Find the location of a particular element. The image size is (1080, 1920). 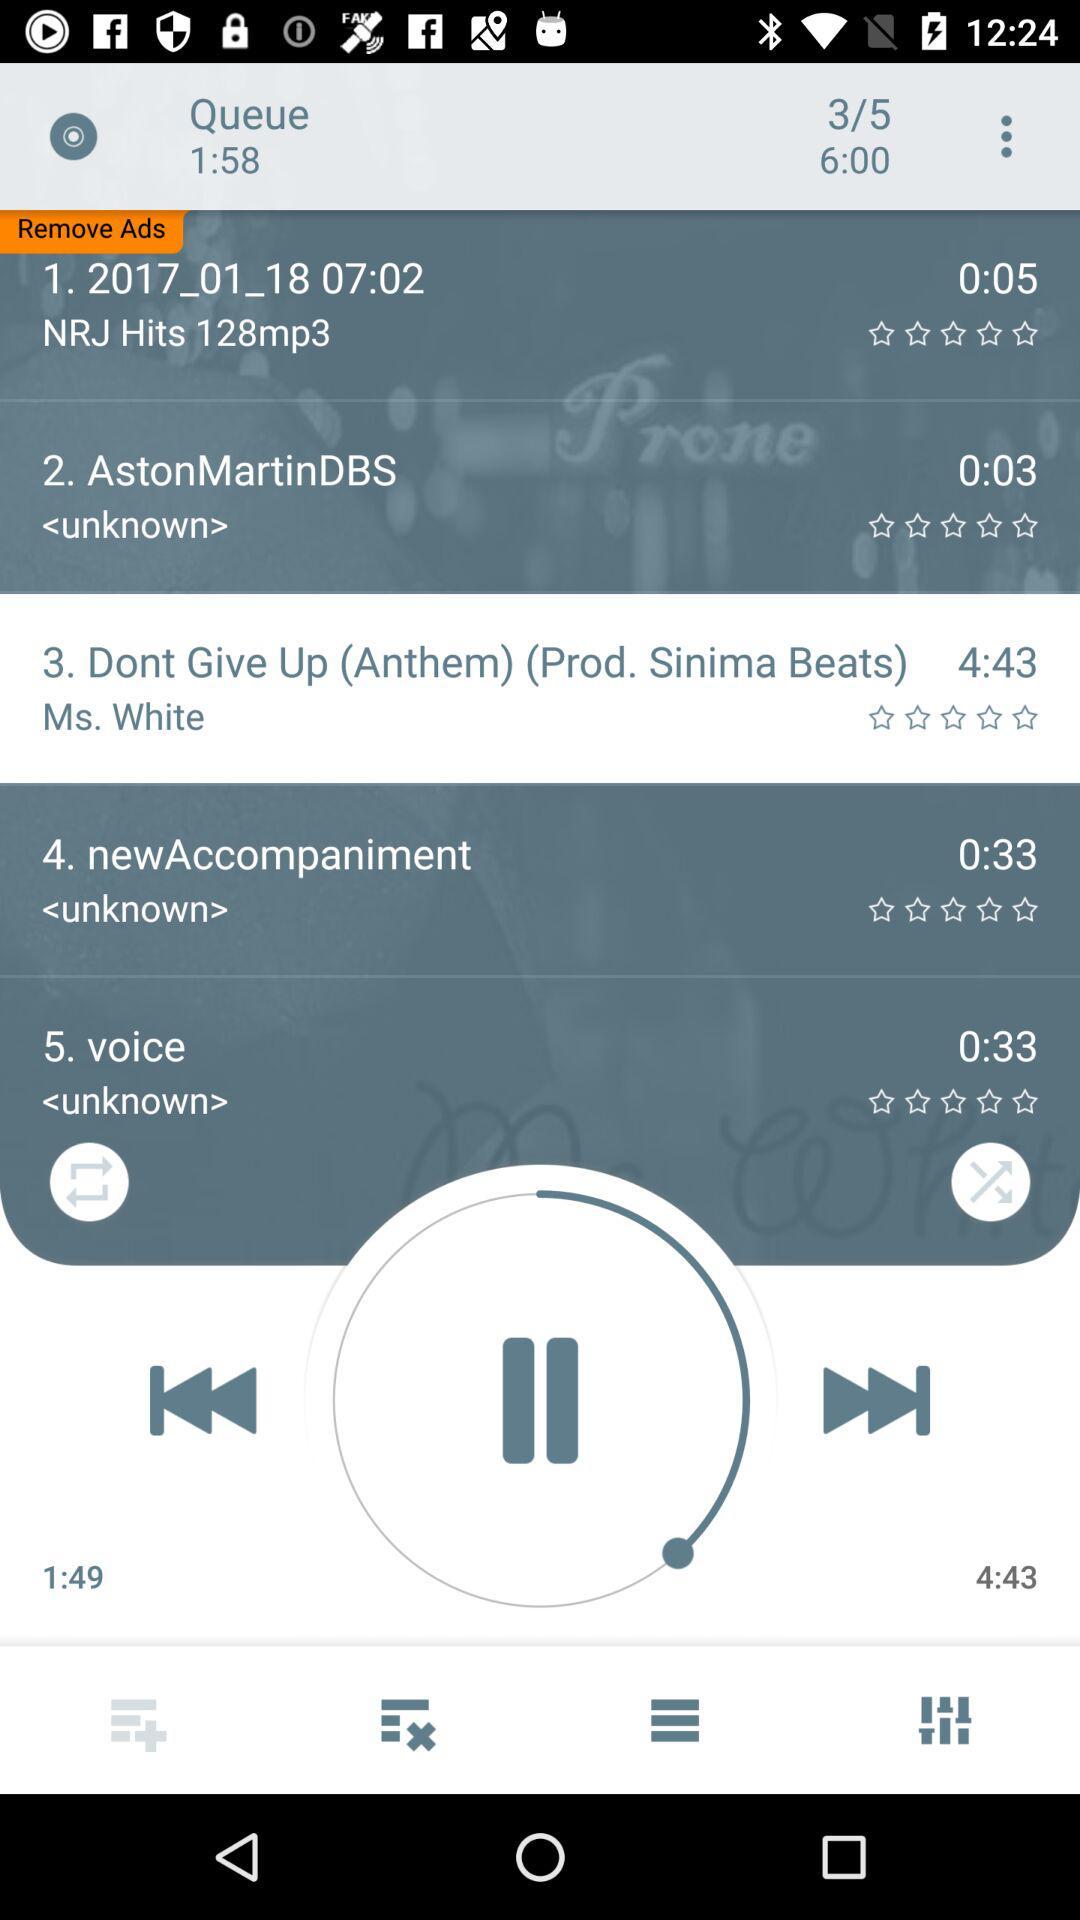

the more icon is located at coordinates (135, 1719).